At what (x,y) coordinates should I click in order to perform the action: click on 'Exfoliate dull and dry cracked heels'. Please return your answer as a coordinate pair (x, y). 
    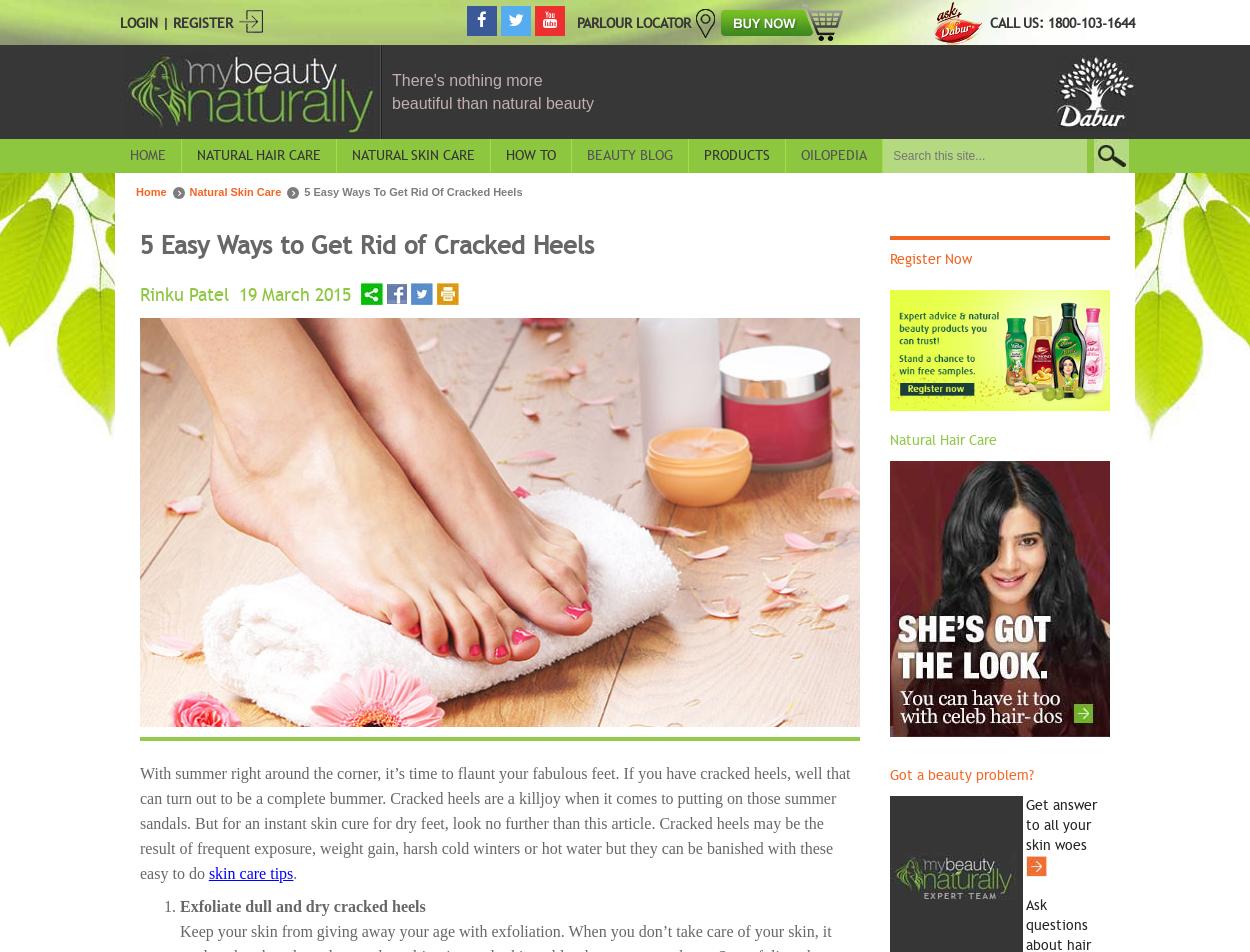
    Looking at the image, I should click on (302, 905).